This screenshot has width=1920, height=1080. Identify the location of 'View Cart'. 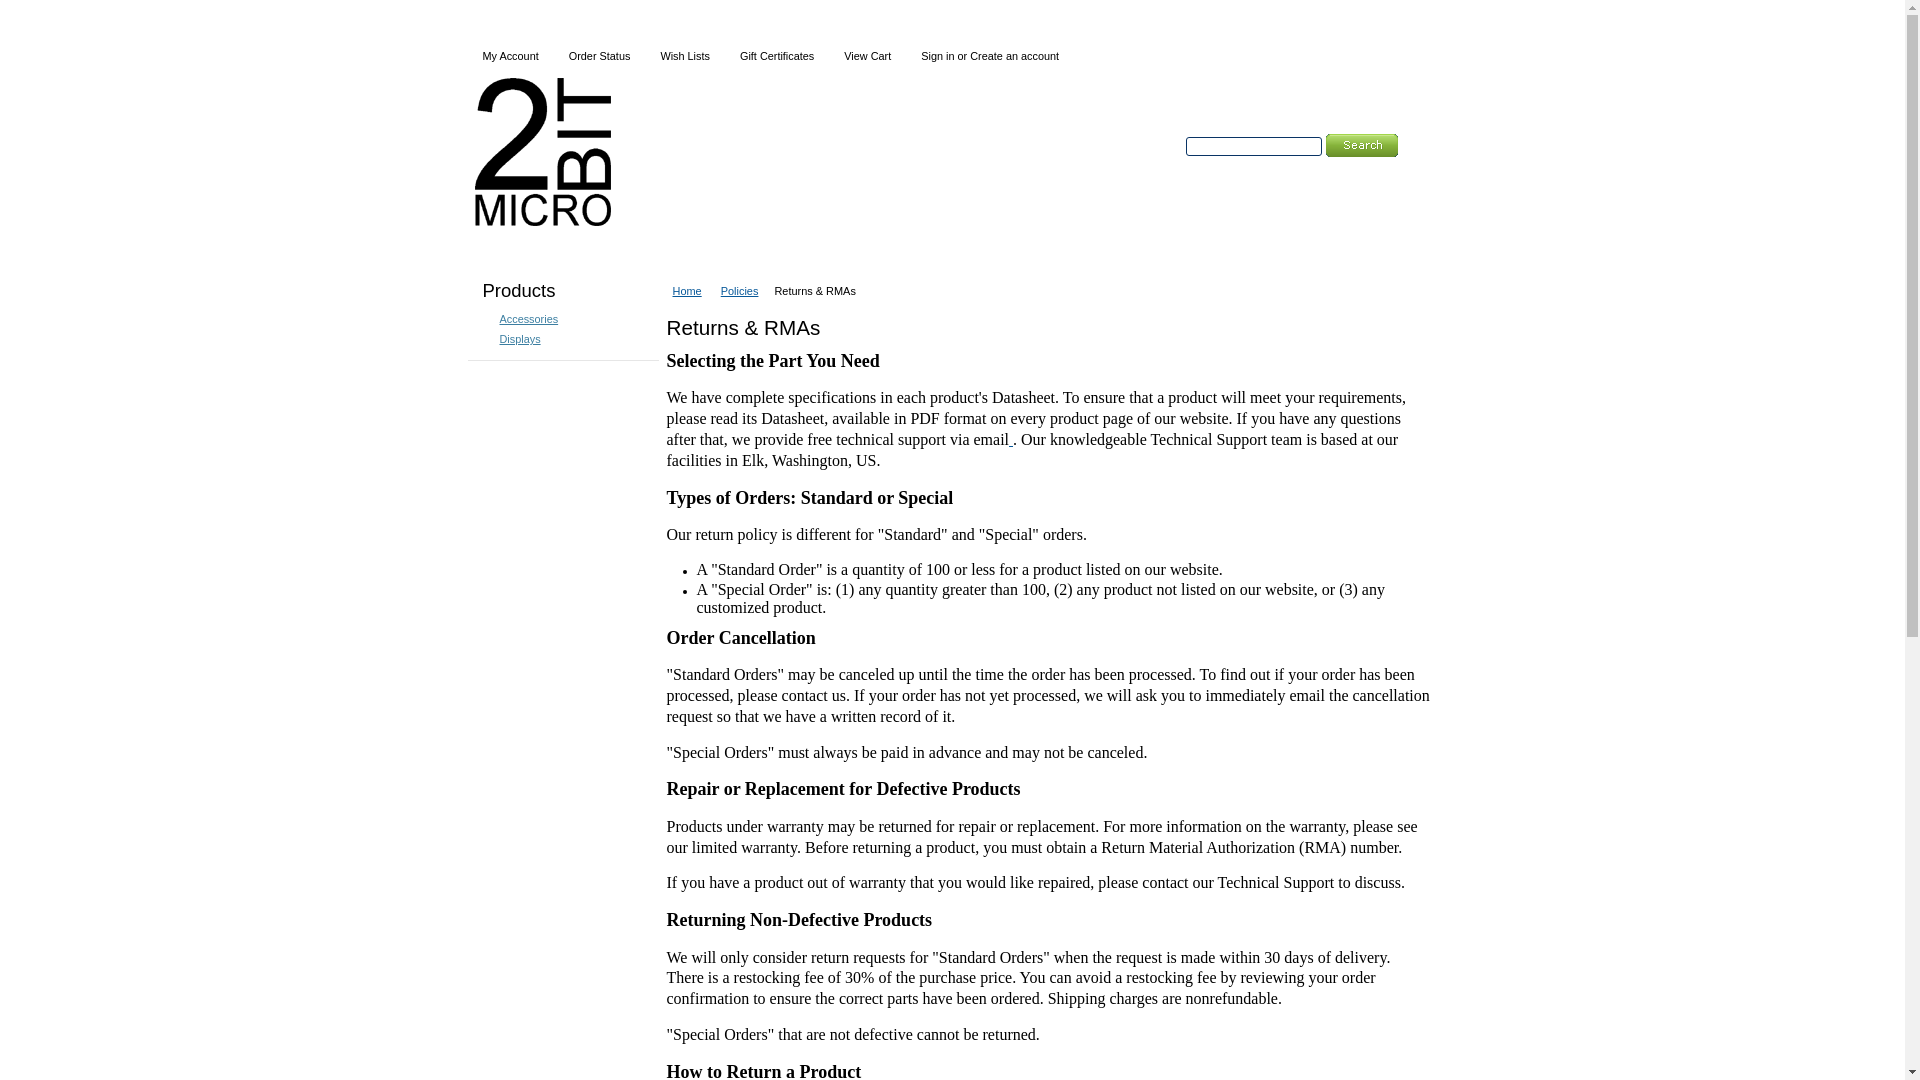
(829, 55).